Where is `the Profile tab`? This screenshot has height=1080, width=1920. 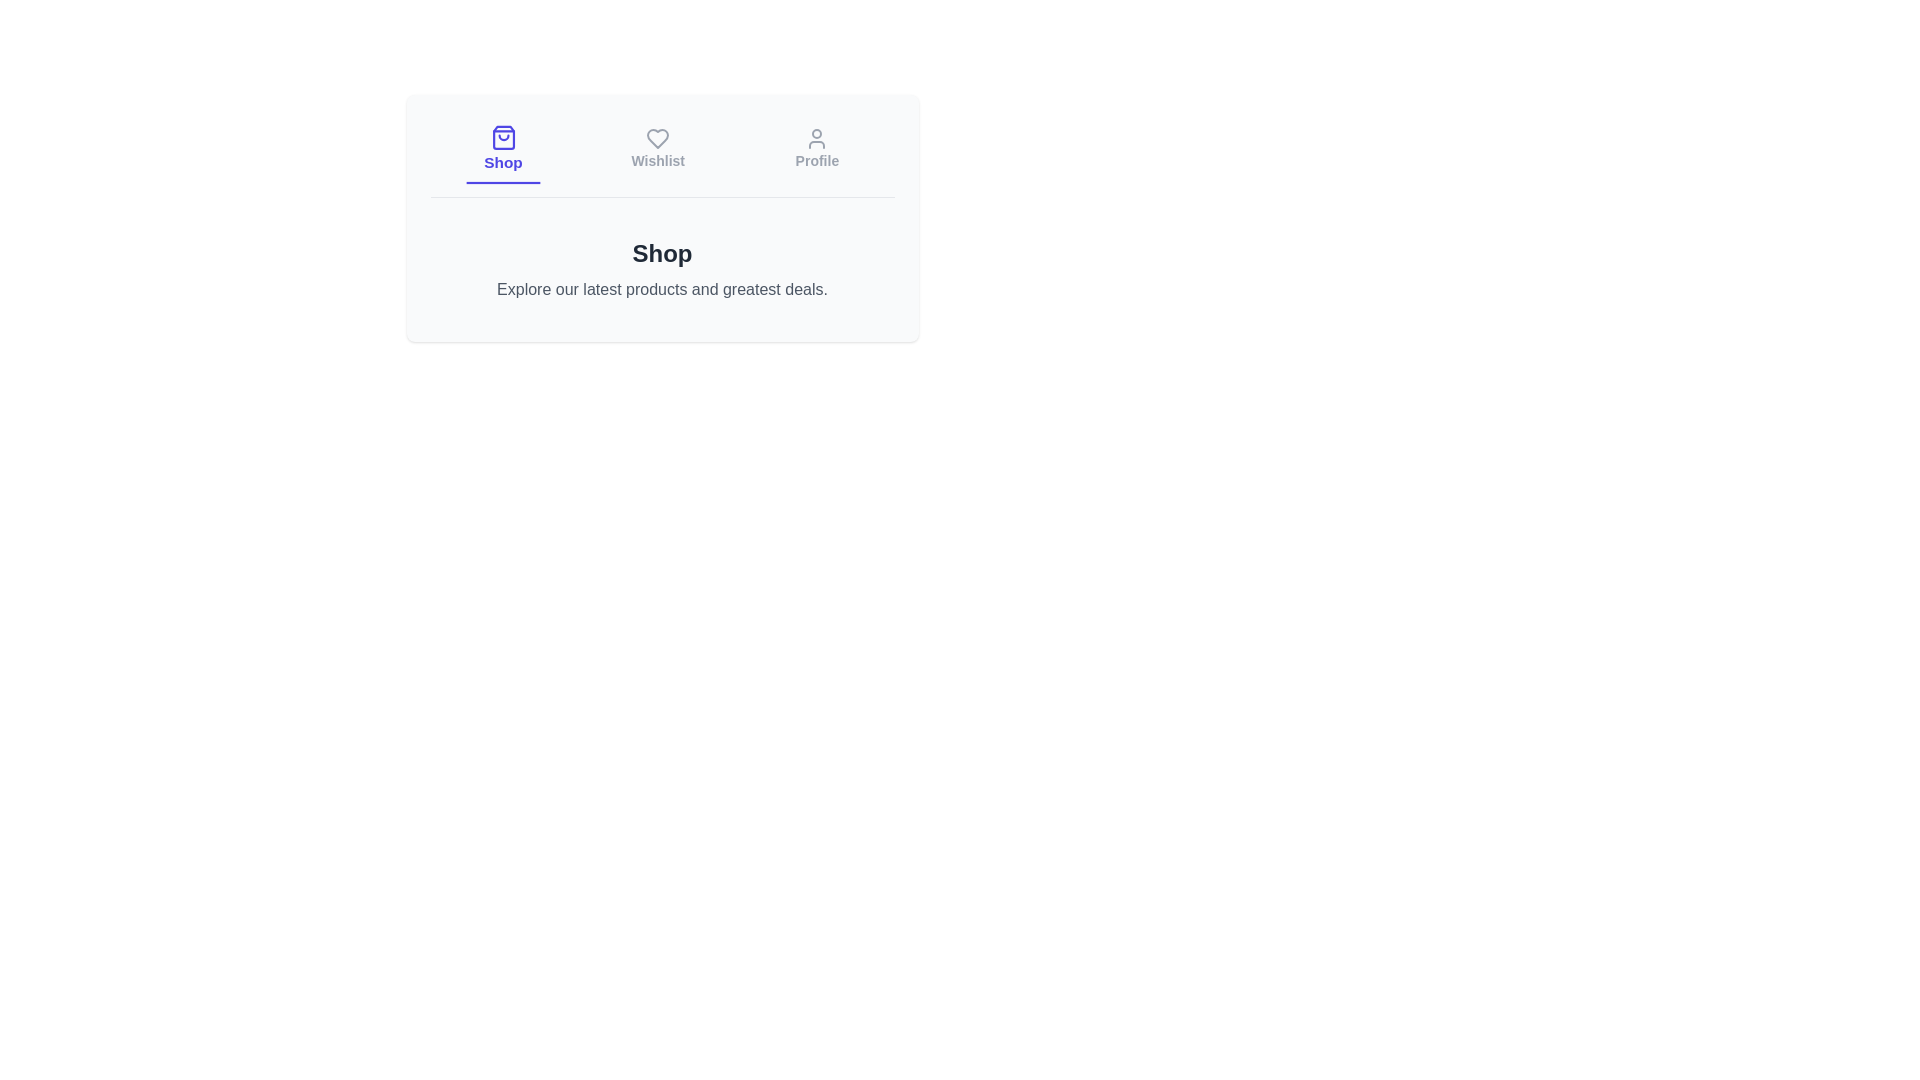
the Profile tab is located at coordinates (816, 149).